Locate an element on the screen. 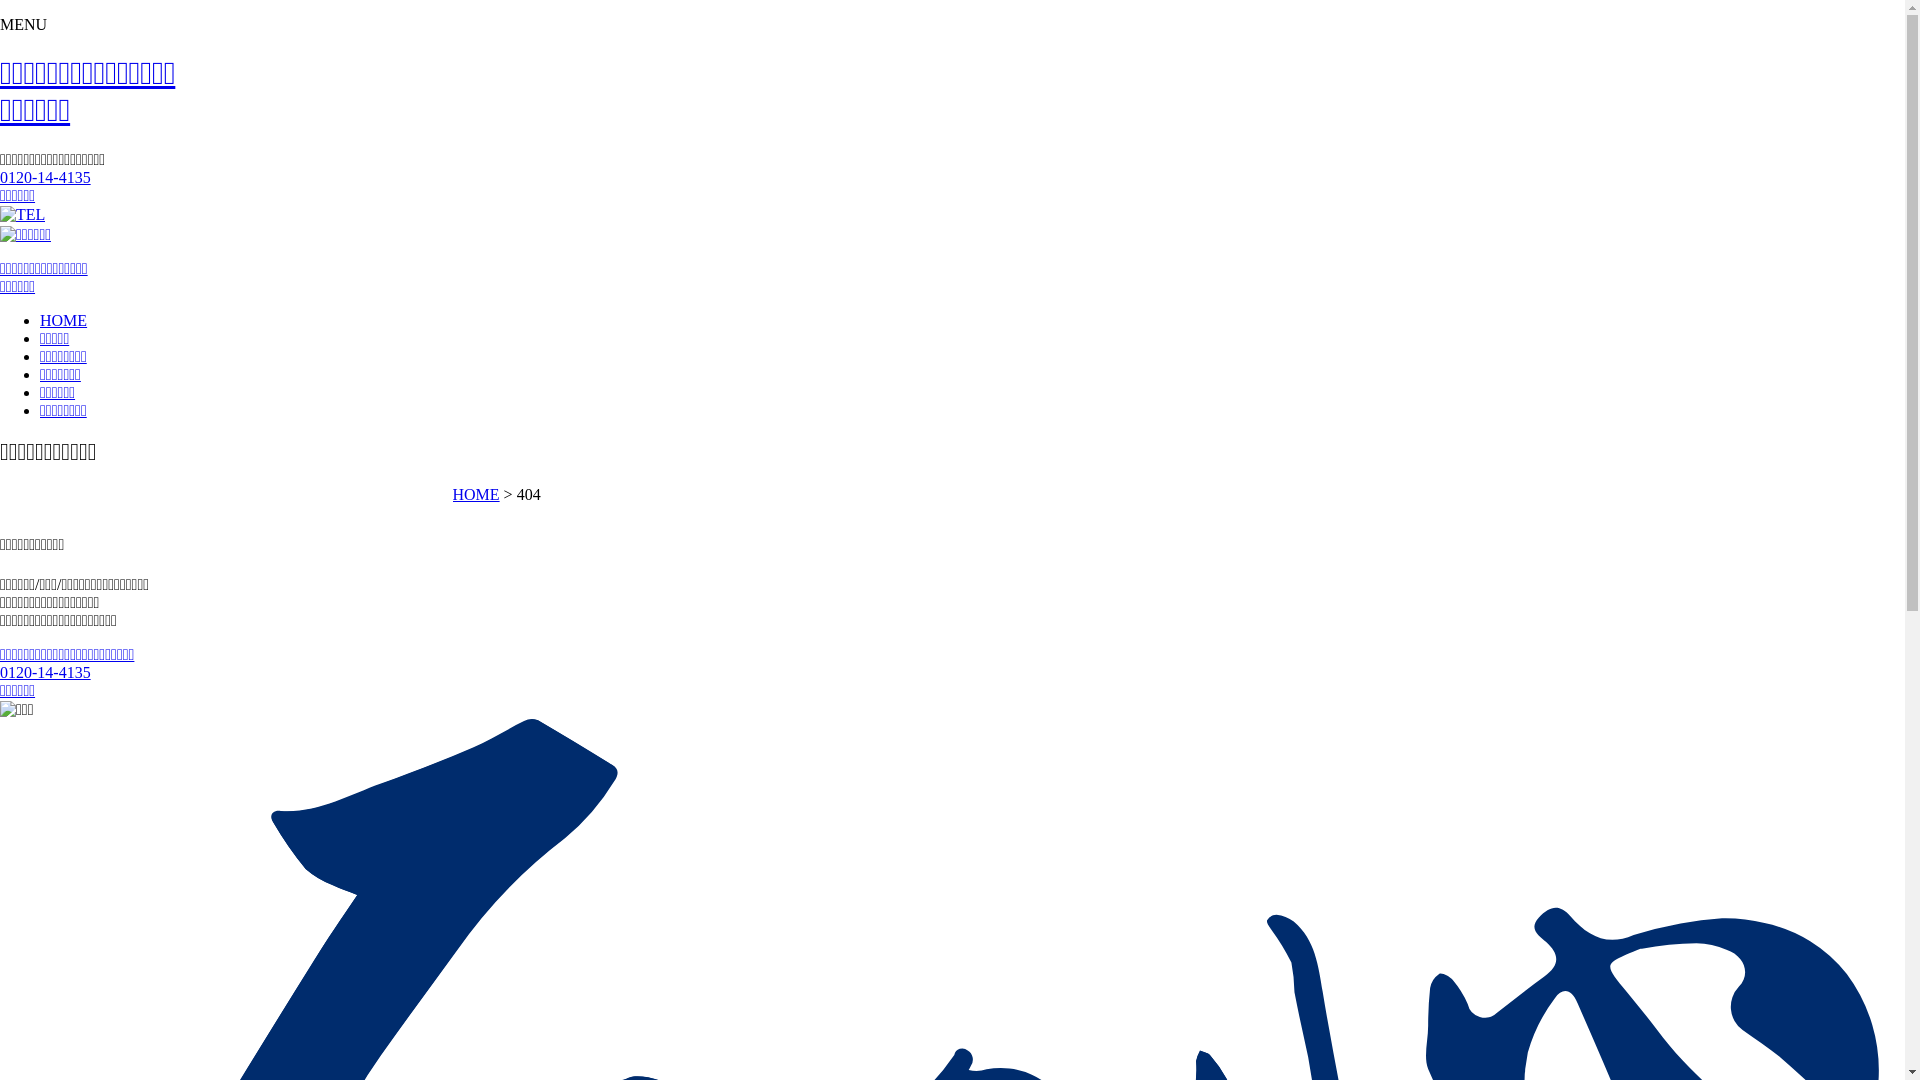 This screenshot has width=1920, height=1080. '0120-14-4135' is located at coordinates (45, 176).